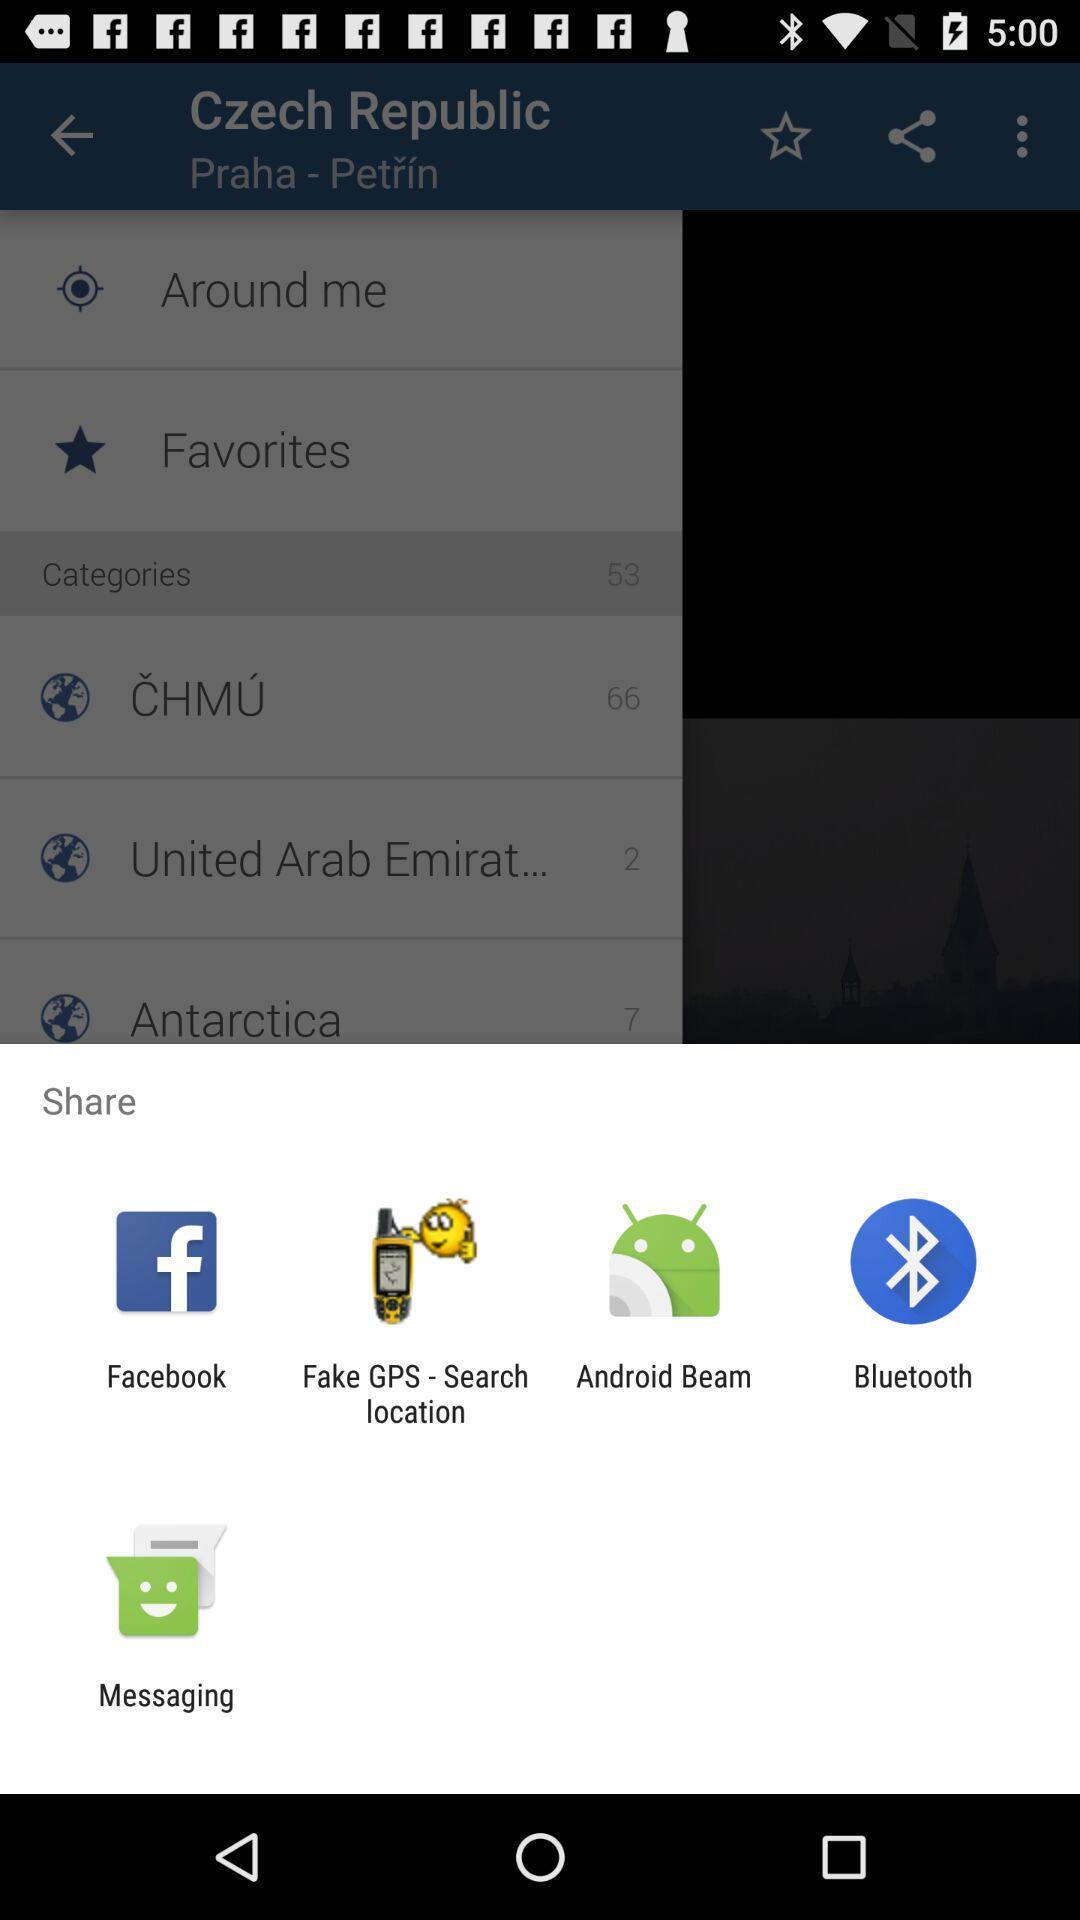 The width and height of the screenshot is (1080, 1920). I want to click on the item to the right of the facebook item, so click(414, 1392).